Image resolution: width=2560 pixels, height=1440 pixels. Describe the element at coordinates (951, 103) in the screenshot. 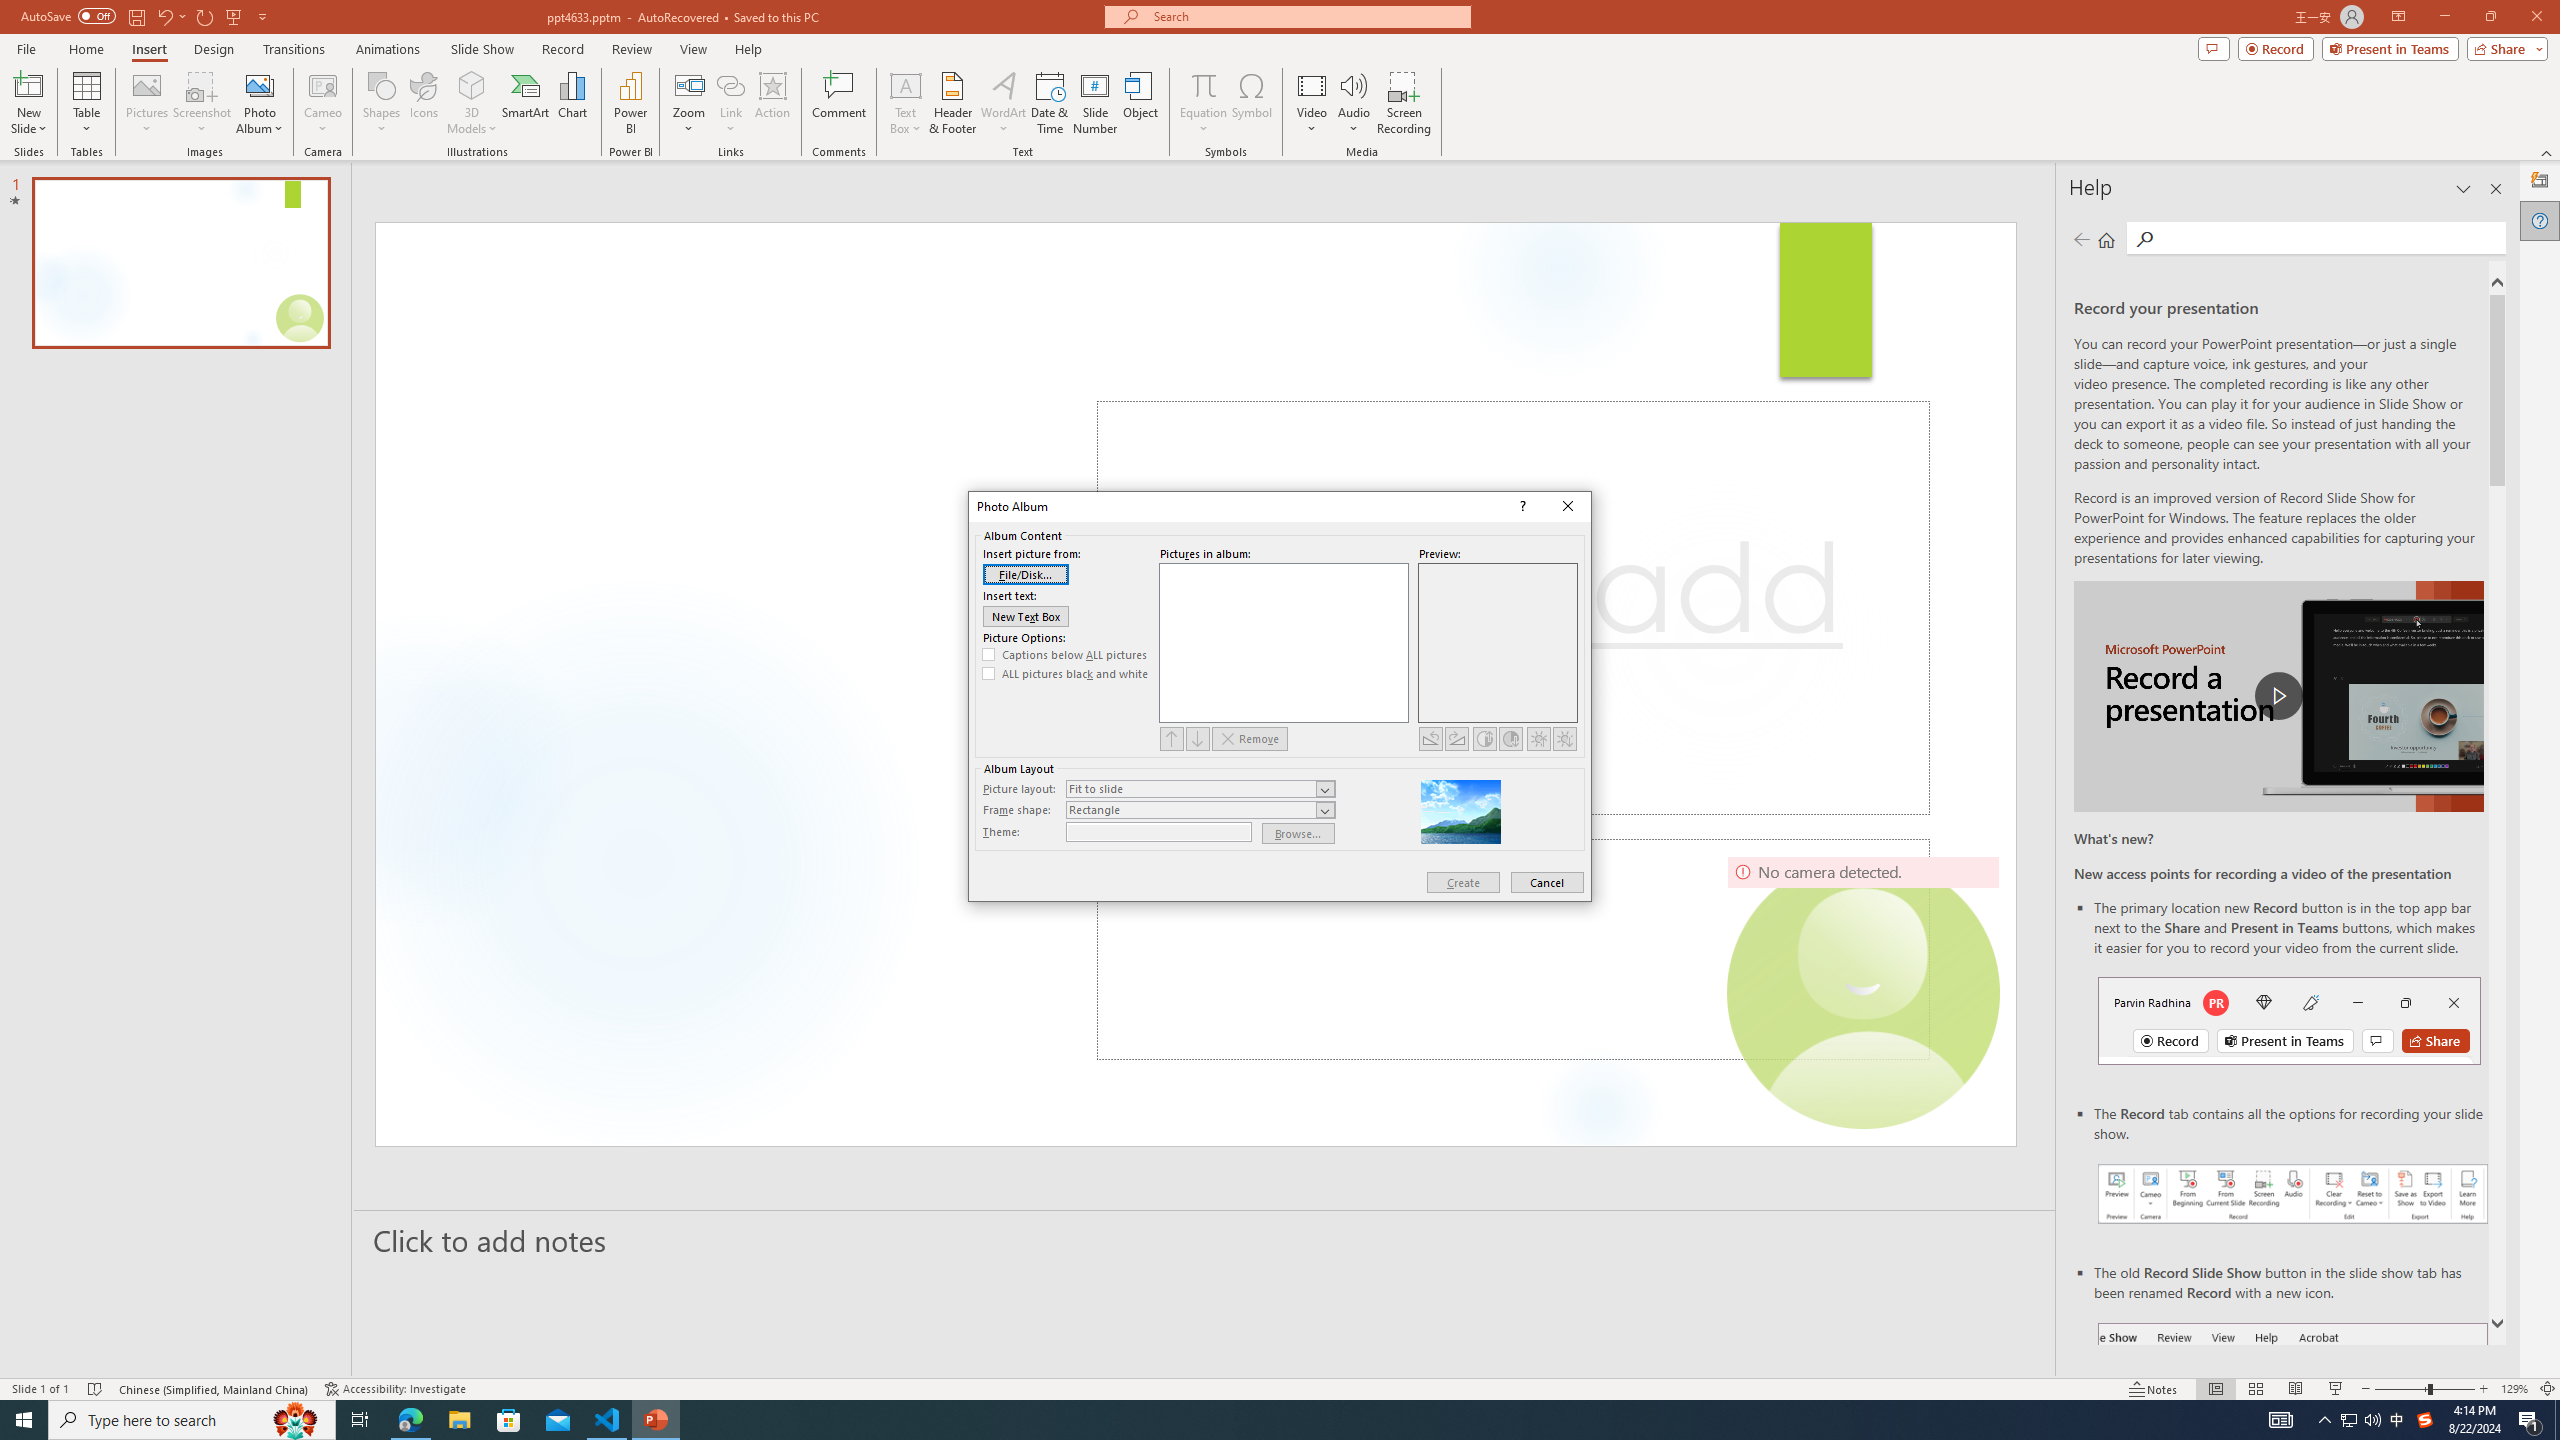

I see `'Header & Footer...'` at that location.